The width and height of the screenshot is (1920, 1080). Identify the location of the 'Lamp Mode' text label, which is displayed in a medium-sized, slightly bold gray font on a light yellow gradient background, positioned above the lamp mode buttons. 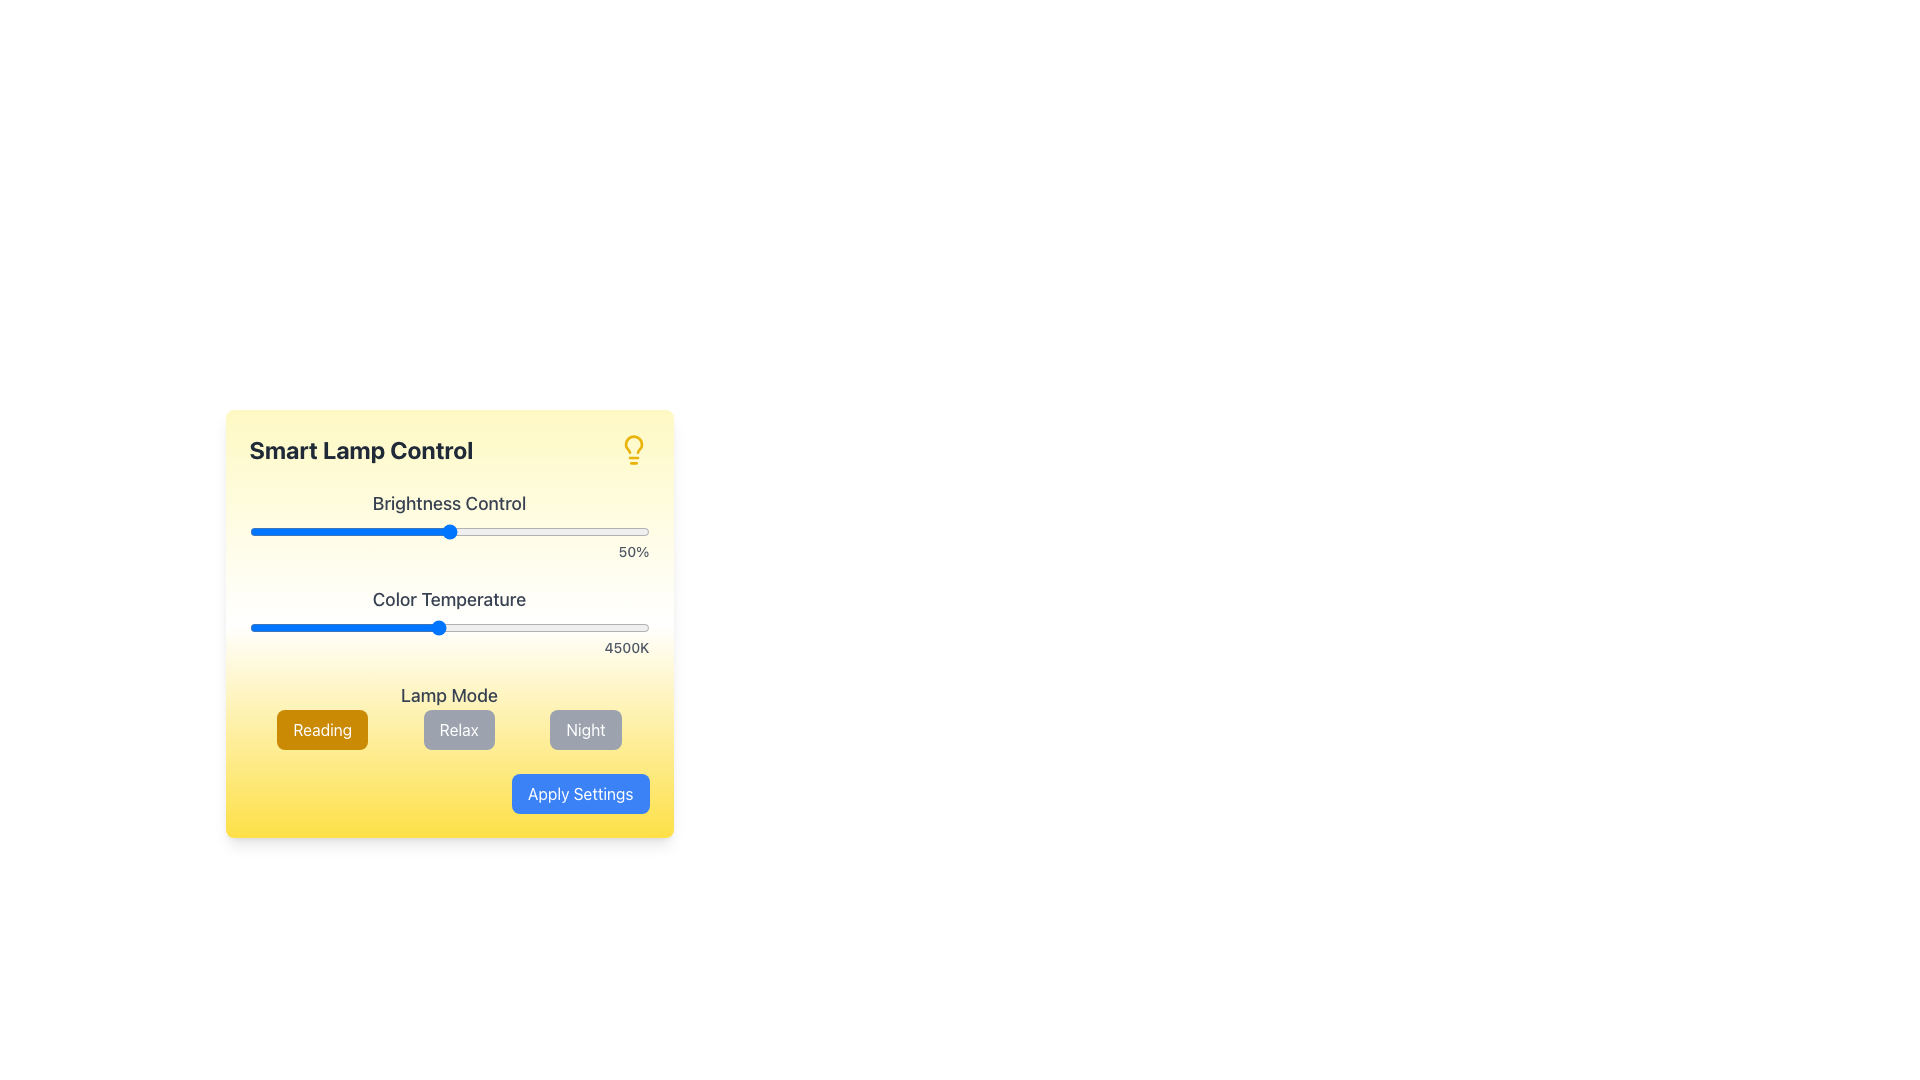
(448, 694).